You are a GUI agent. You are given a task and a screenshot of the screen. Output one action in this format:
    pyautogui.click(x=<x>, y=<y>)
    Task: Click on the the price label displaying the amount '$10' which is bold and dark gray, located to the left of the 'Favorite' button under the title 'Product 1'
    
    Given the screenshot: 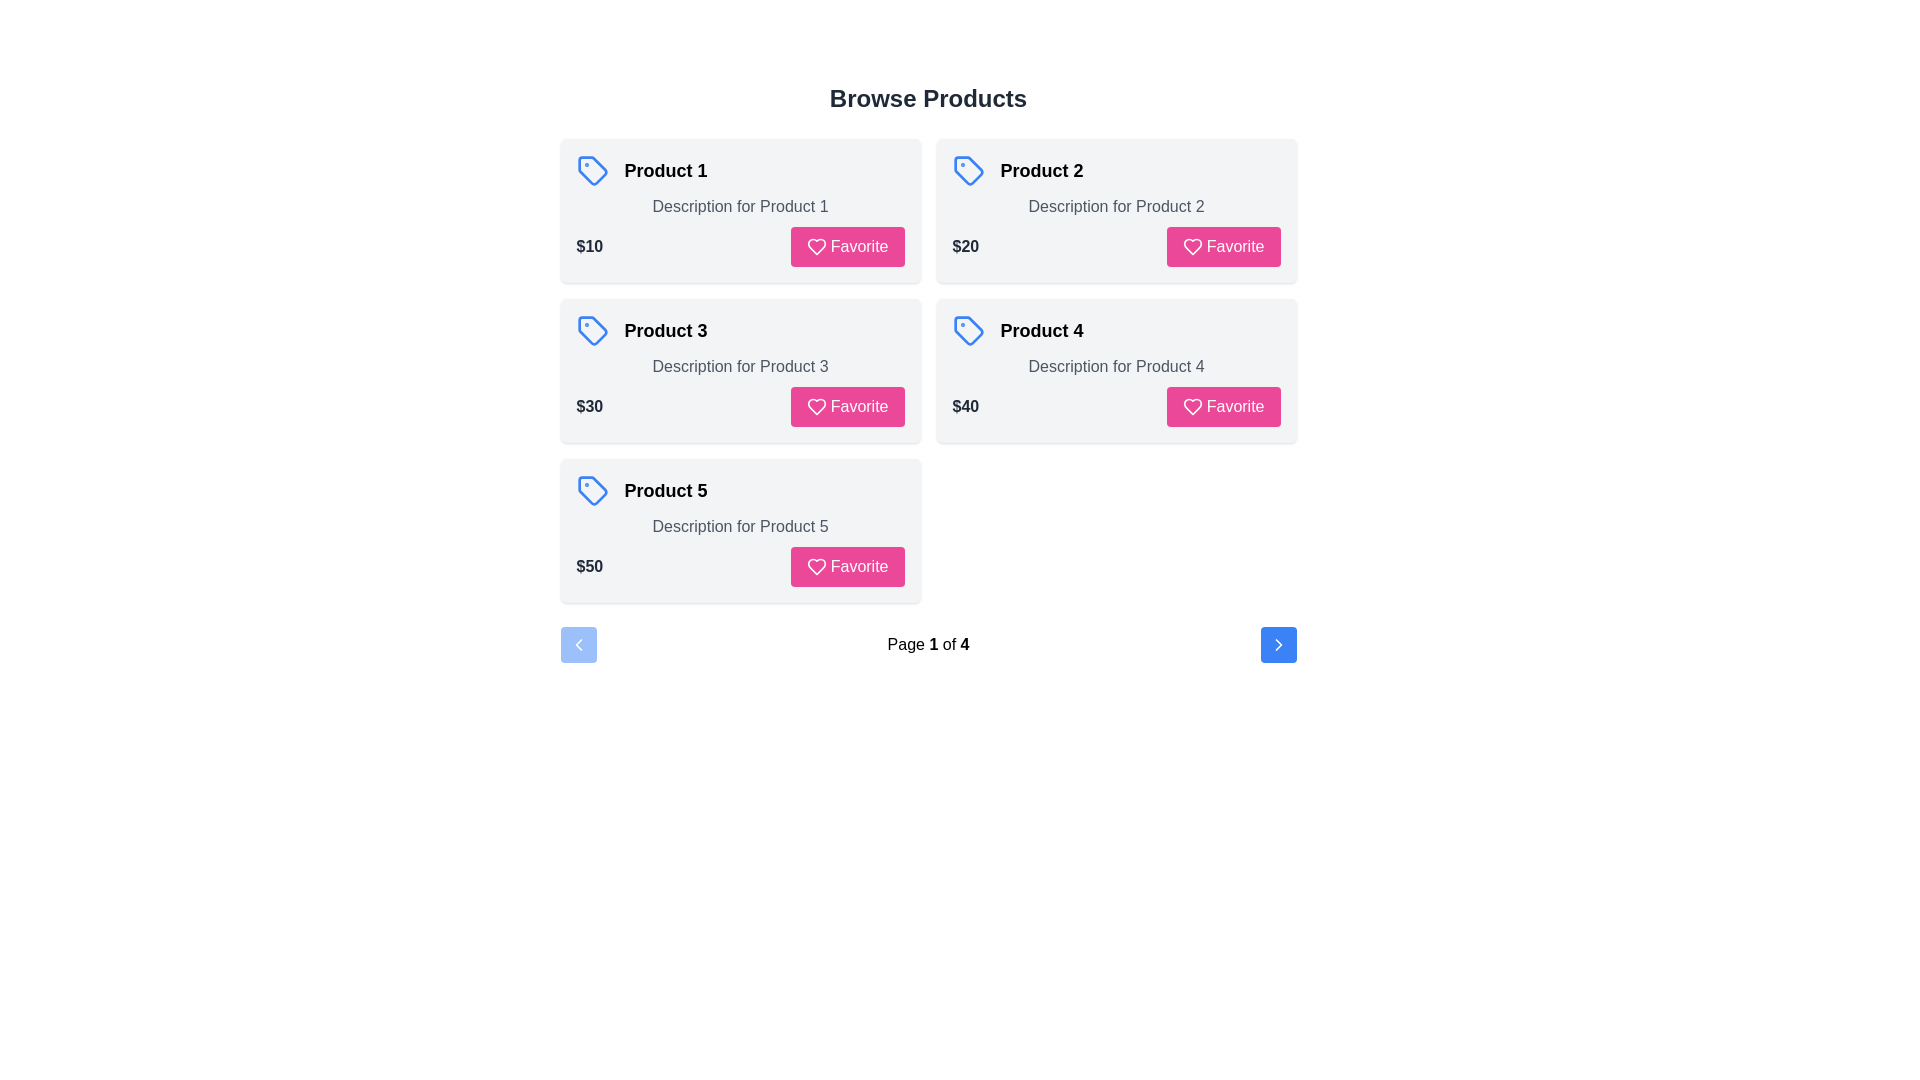 What is the action you would take?
    pyautogui.click(x=588, y=245)
    